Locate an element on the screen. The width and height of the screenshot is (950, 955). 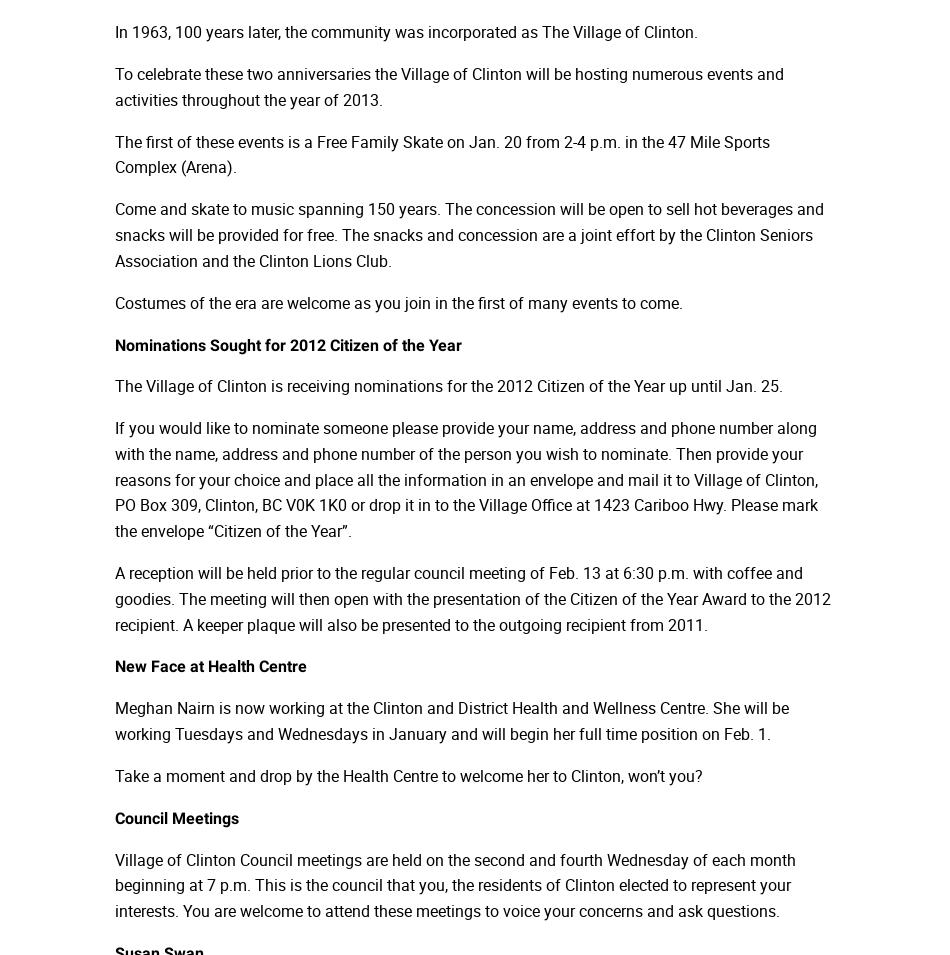
'Take a moment and drop by the Health Centre to welcome her to Clinton, won’t you?' is located at coordinates (407, 773).